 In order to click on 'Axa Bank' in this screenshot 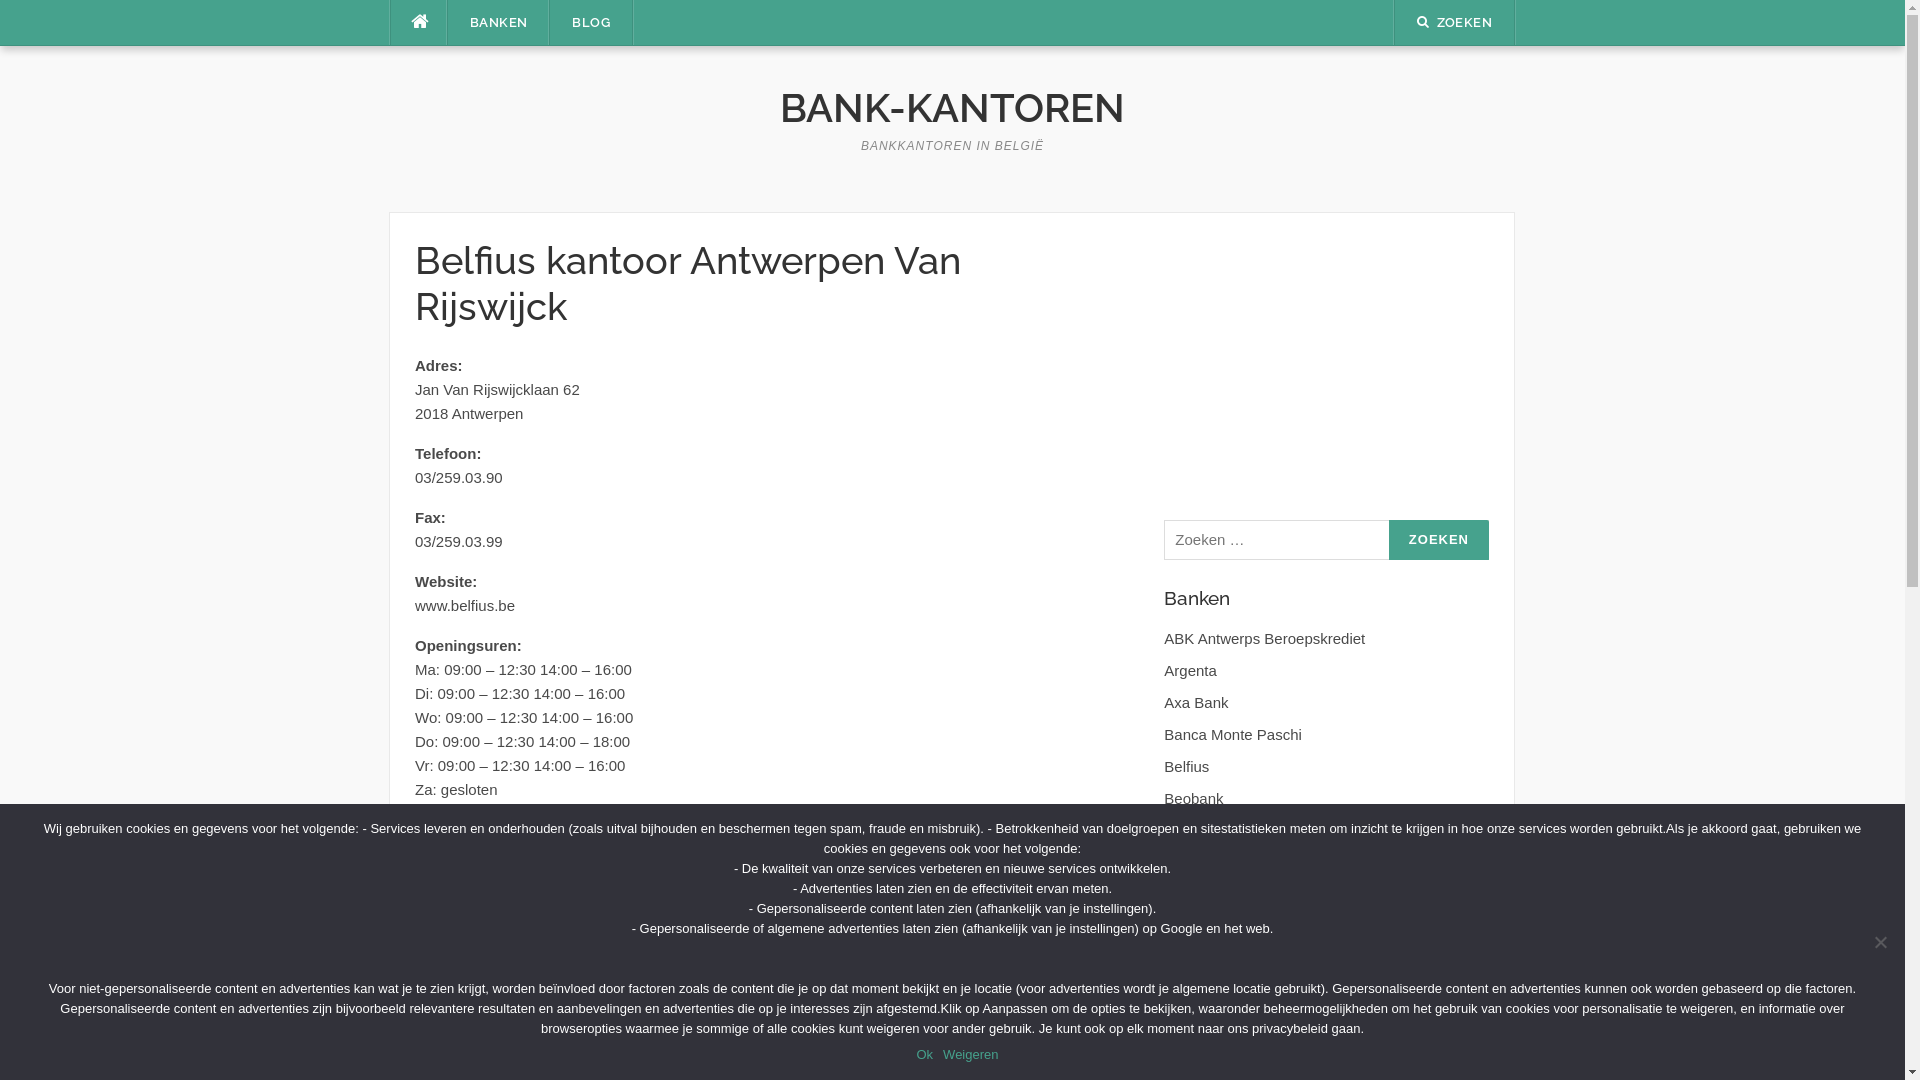, I will do `click(1163, 701)`.